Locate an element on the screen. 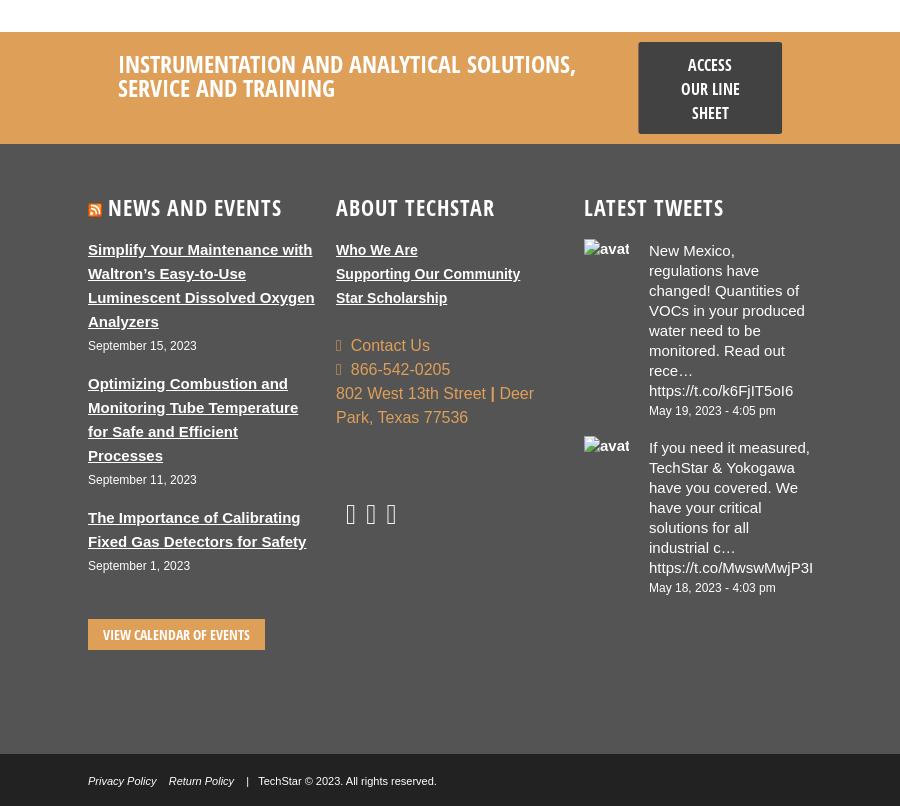 This screenshot has width=900, height=806. 'New Mexico, regulations have changed! Quantities of VOCs in your produced water need to be monitored. Read out rece…' is located at coordinates (725, 310).